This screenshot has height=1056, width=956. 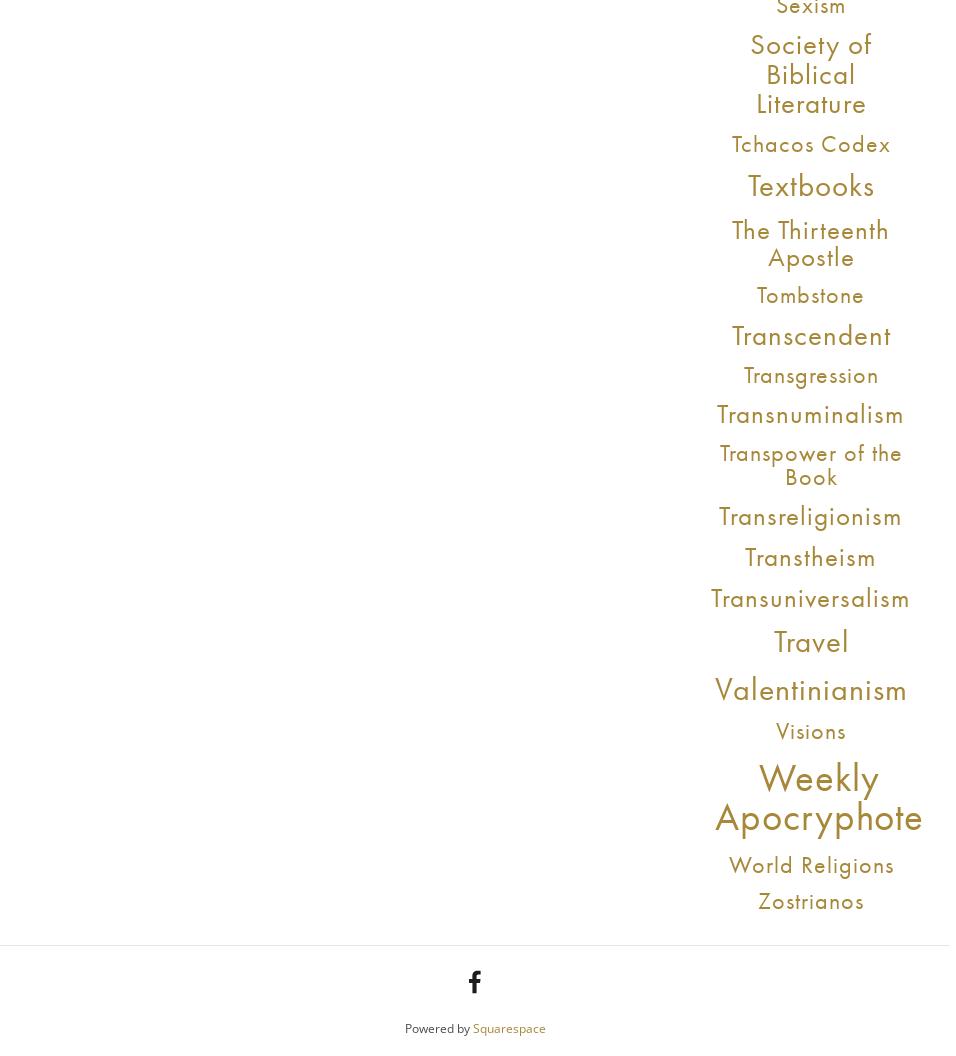 What do you see at coordinates (717, 413) in the screenshot?
I see `'Transnuminalism'` at bounding box center [717, 413].